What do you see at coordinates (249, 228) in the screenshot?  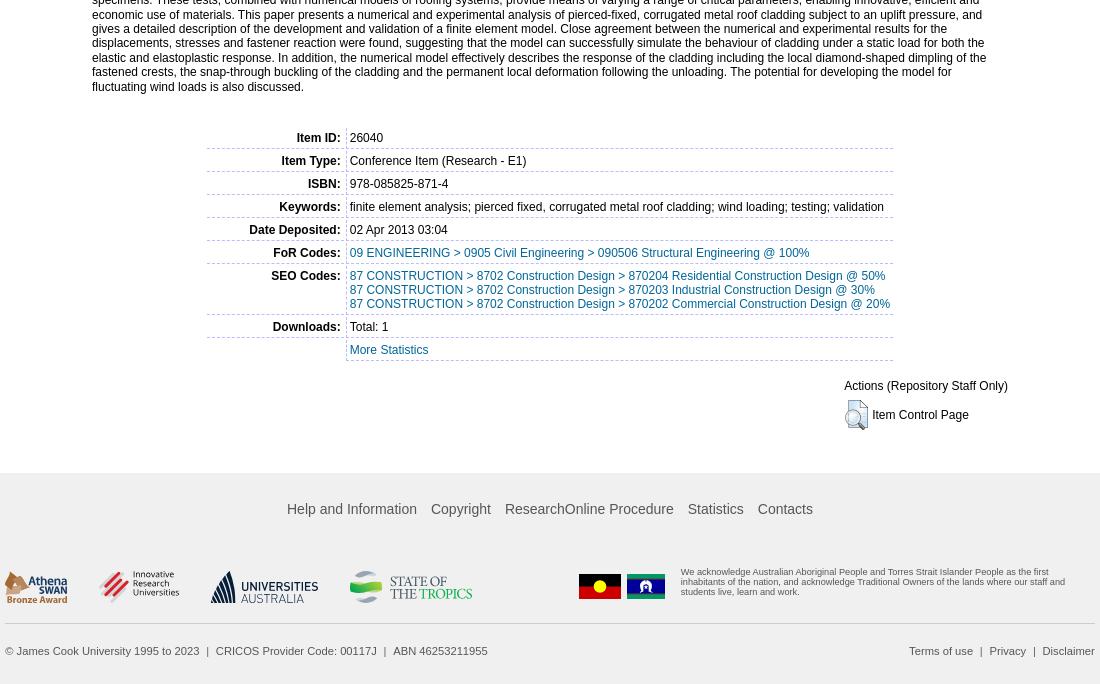 I see `'Date Deposited:'` at bounding box center [249, 228].